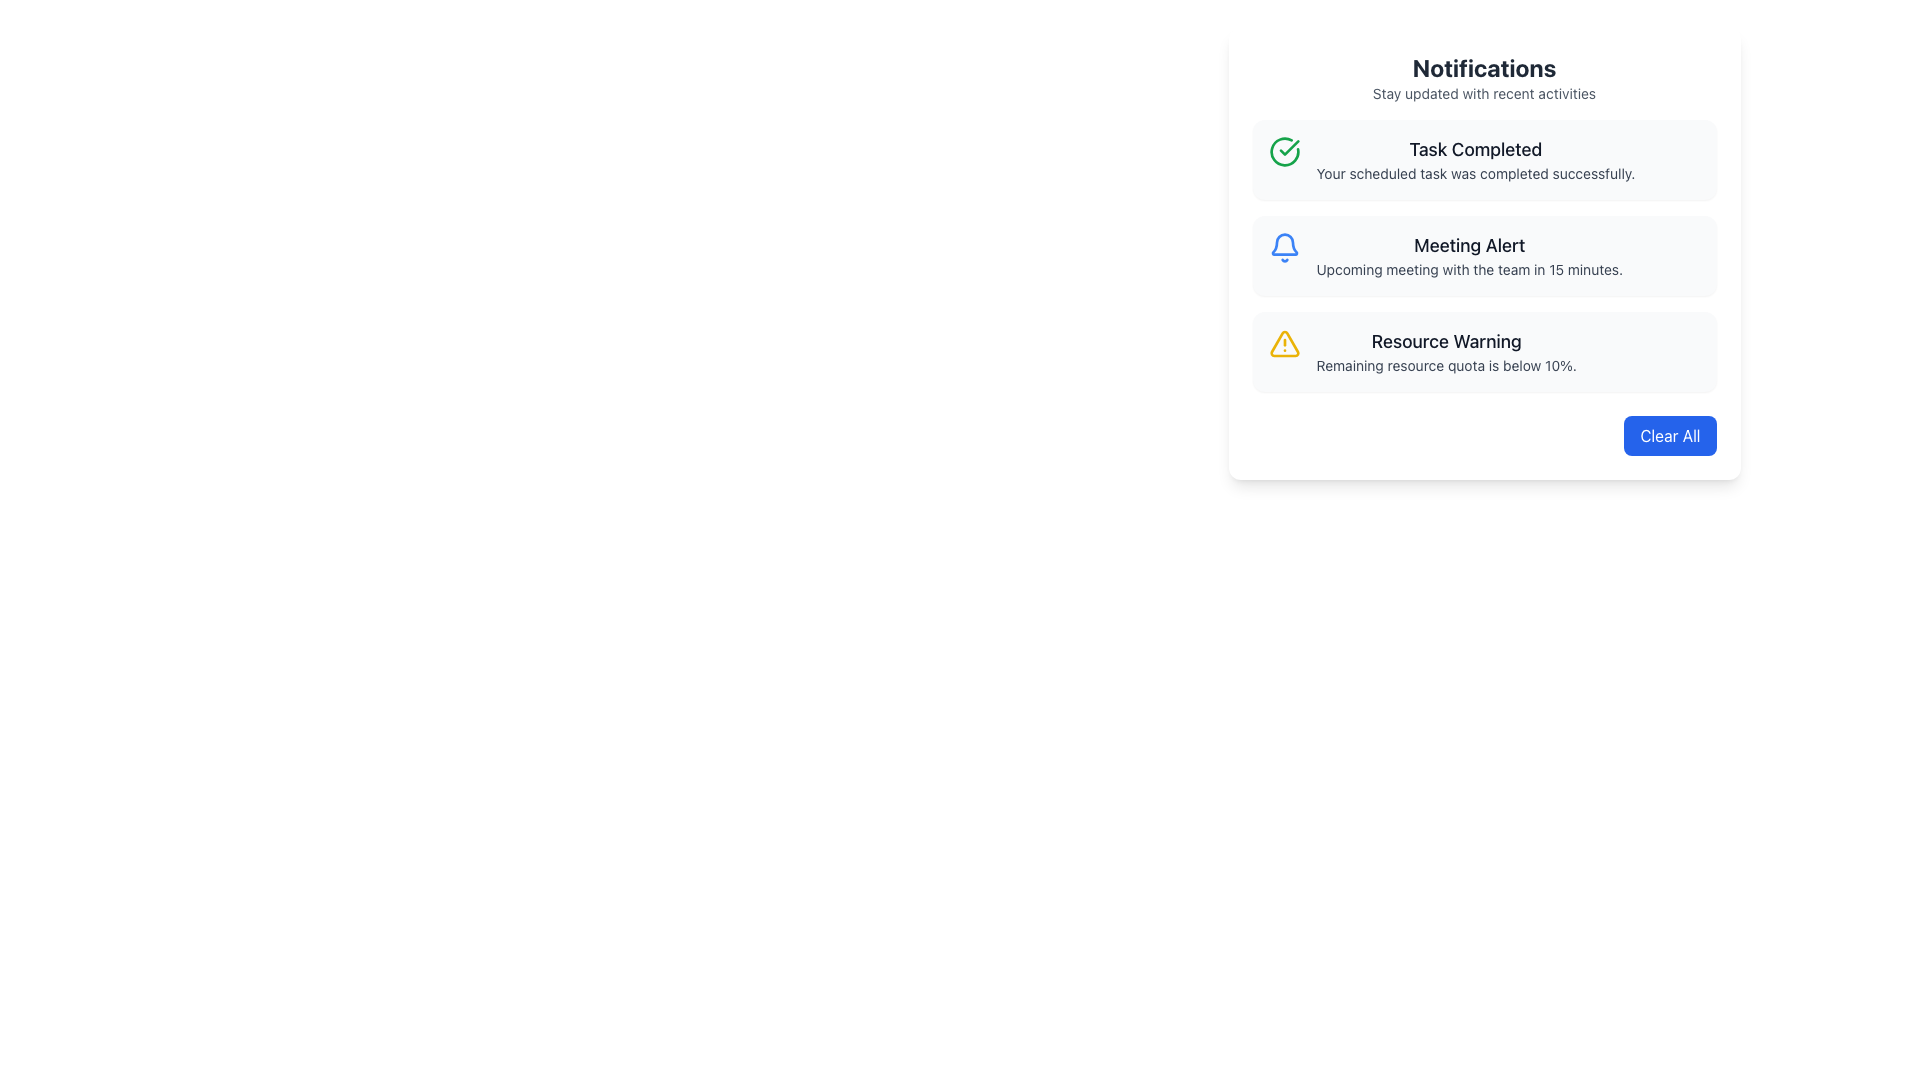 This screenshot has height=1080, width=1920. What do you see at coordinates (1446, 350) in the screenshot?
I see `contents of the notification labeled 'Resource Warning', which indicates that the remaining resource quota is below 10%` at bounding box center [1446, 350].